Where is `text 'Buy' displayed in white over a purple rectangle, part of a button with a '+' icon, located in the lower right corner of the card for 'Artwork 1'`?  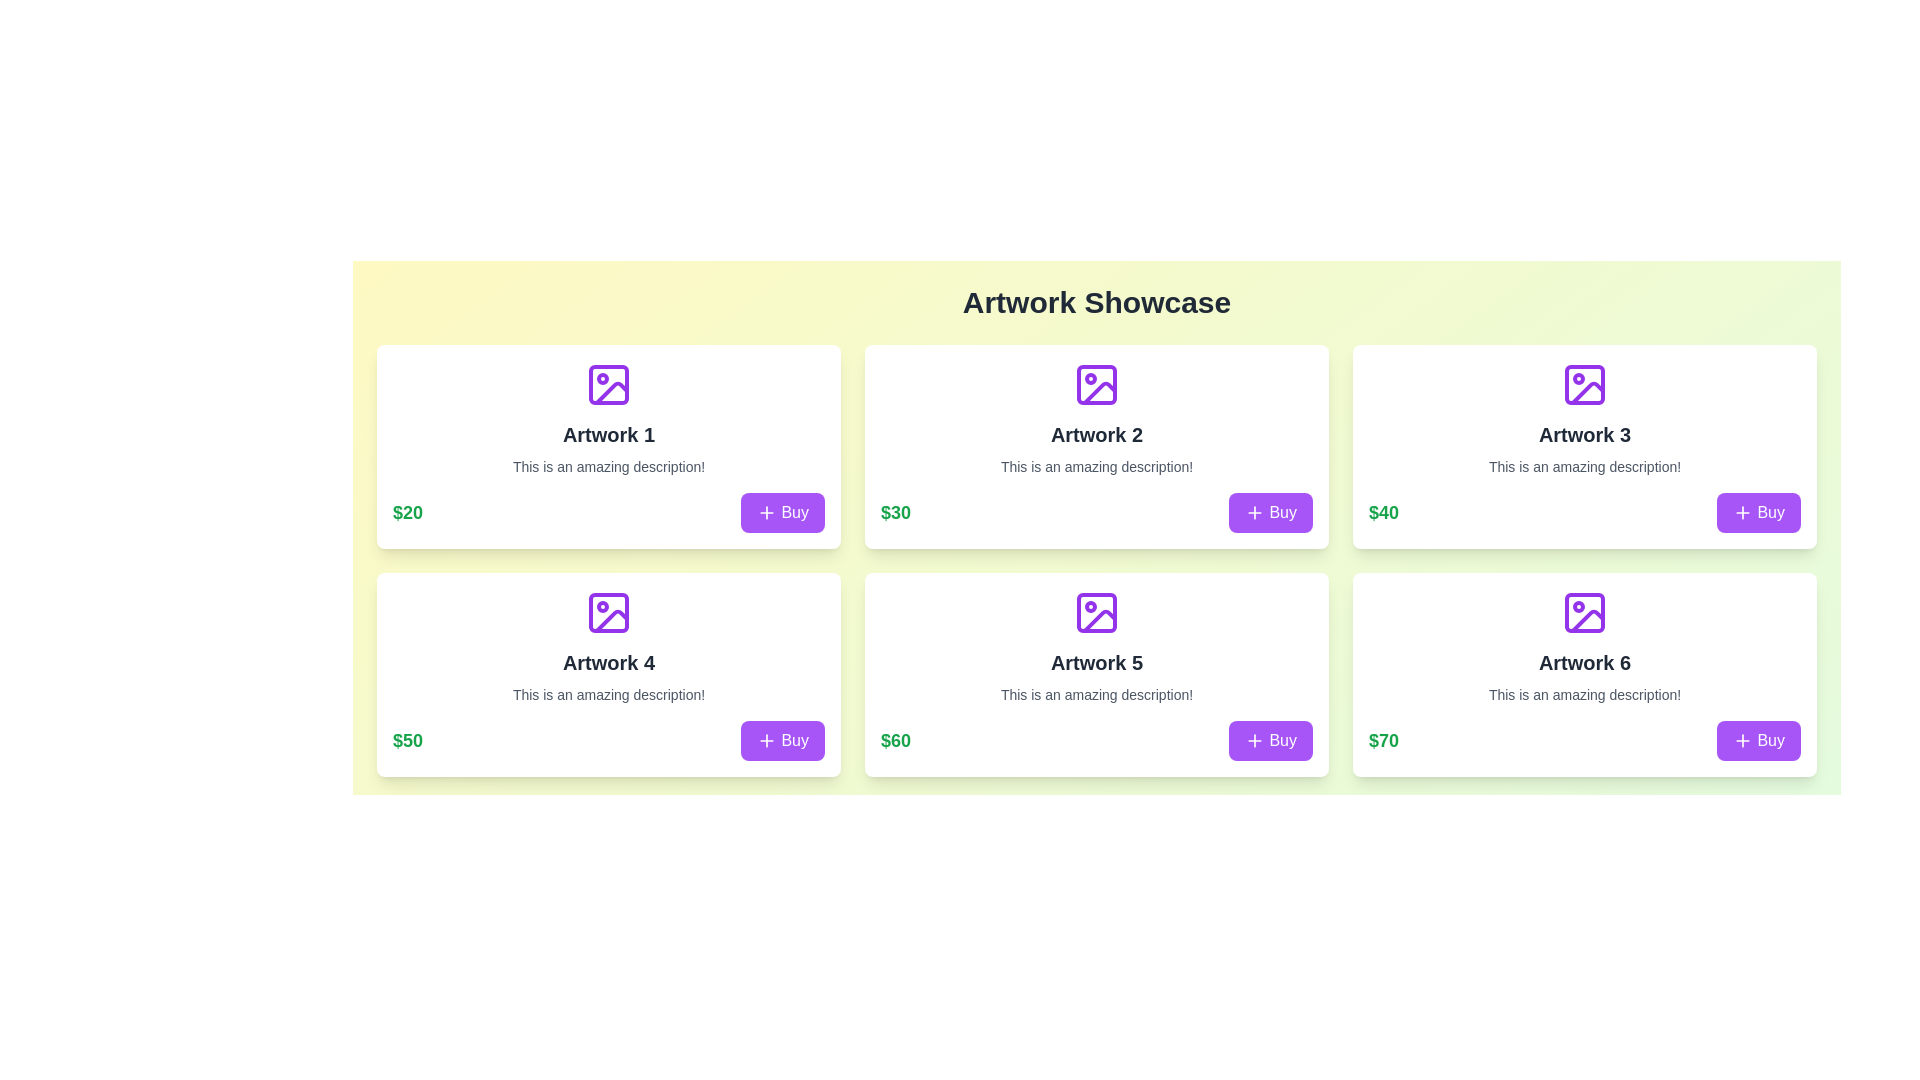 text 'Buy' displayed in white over a purple rectangle, part of a button with a '+' icon, located in the lower right corner of the card for 'Artwork 1' is located at coordinates (794, 512).